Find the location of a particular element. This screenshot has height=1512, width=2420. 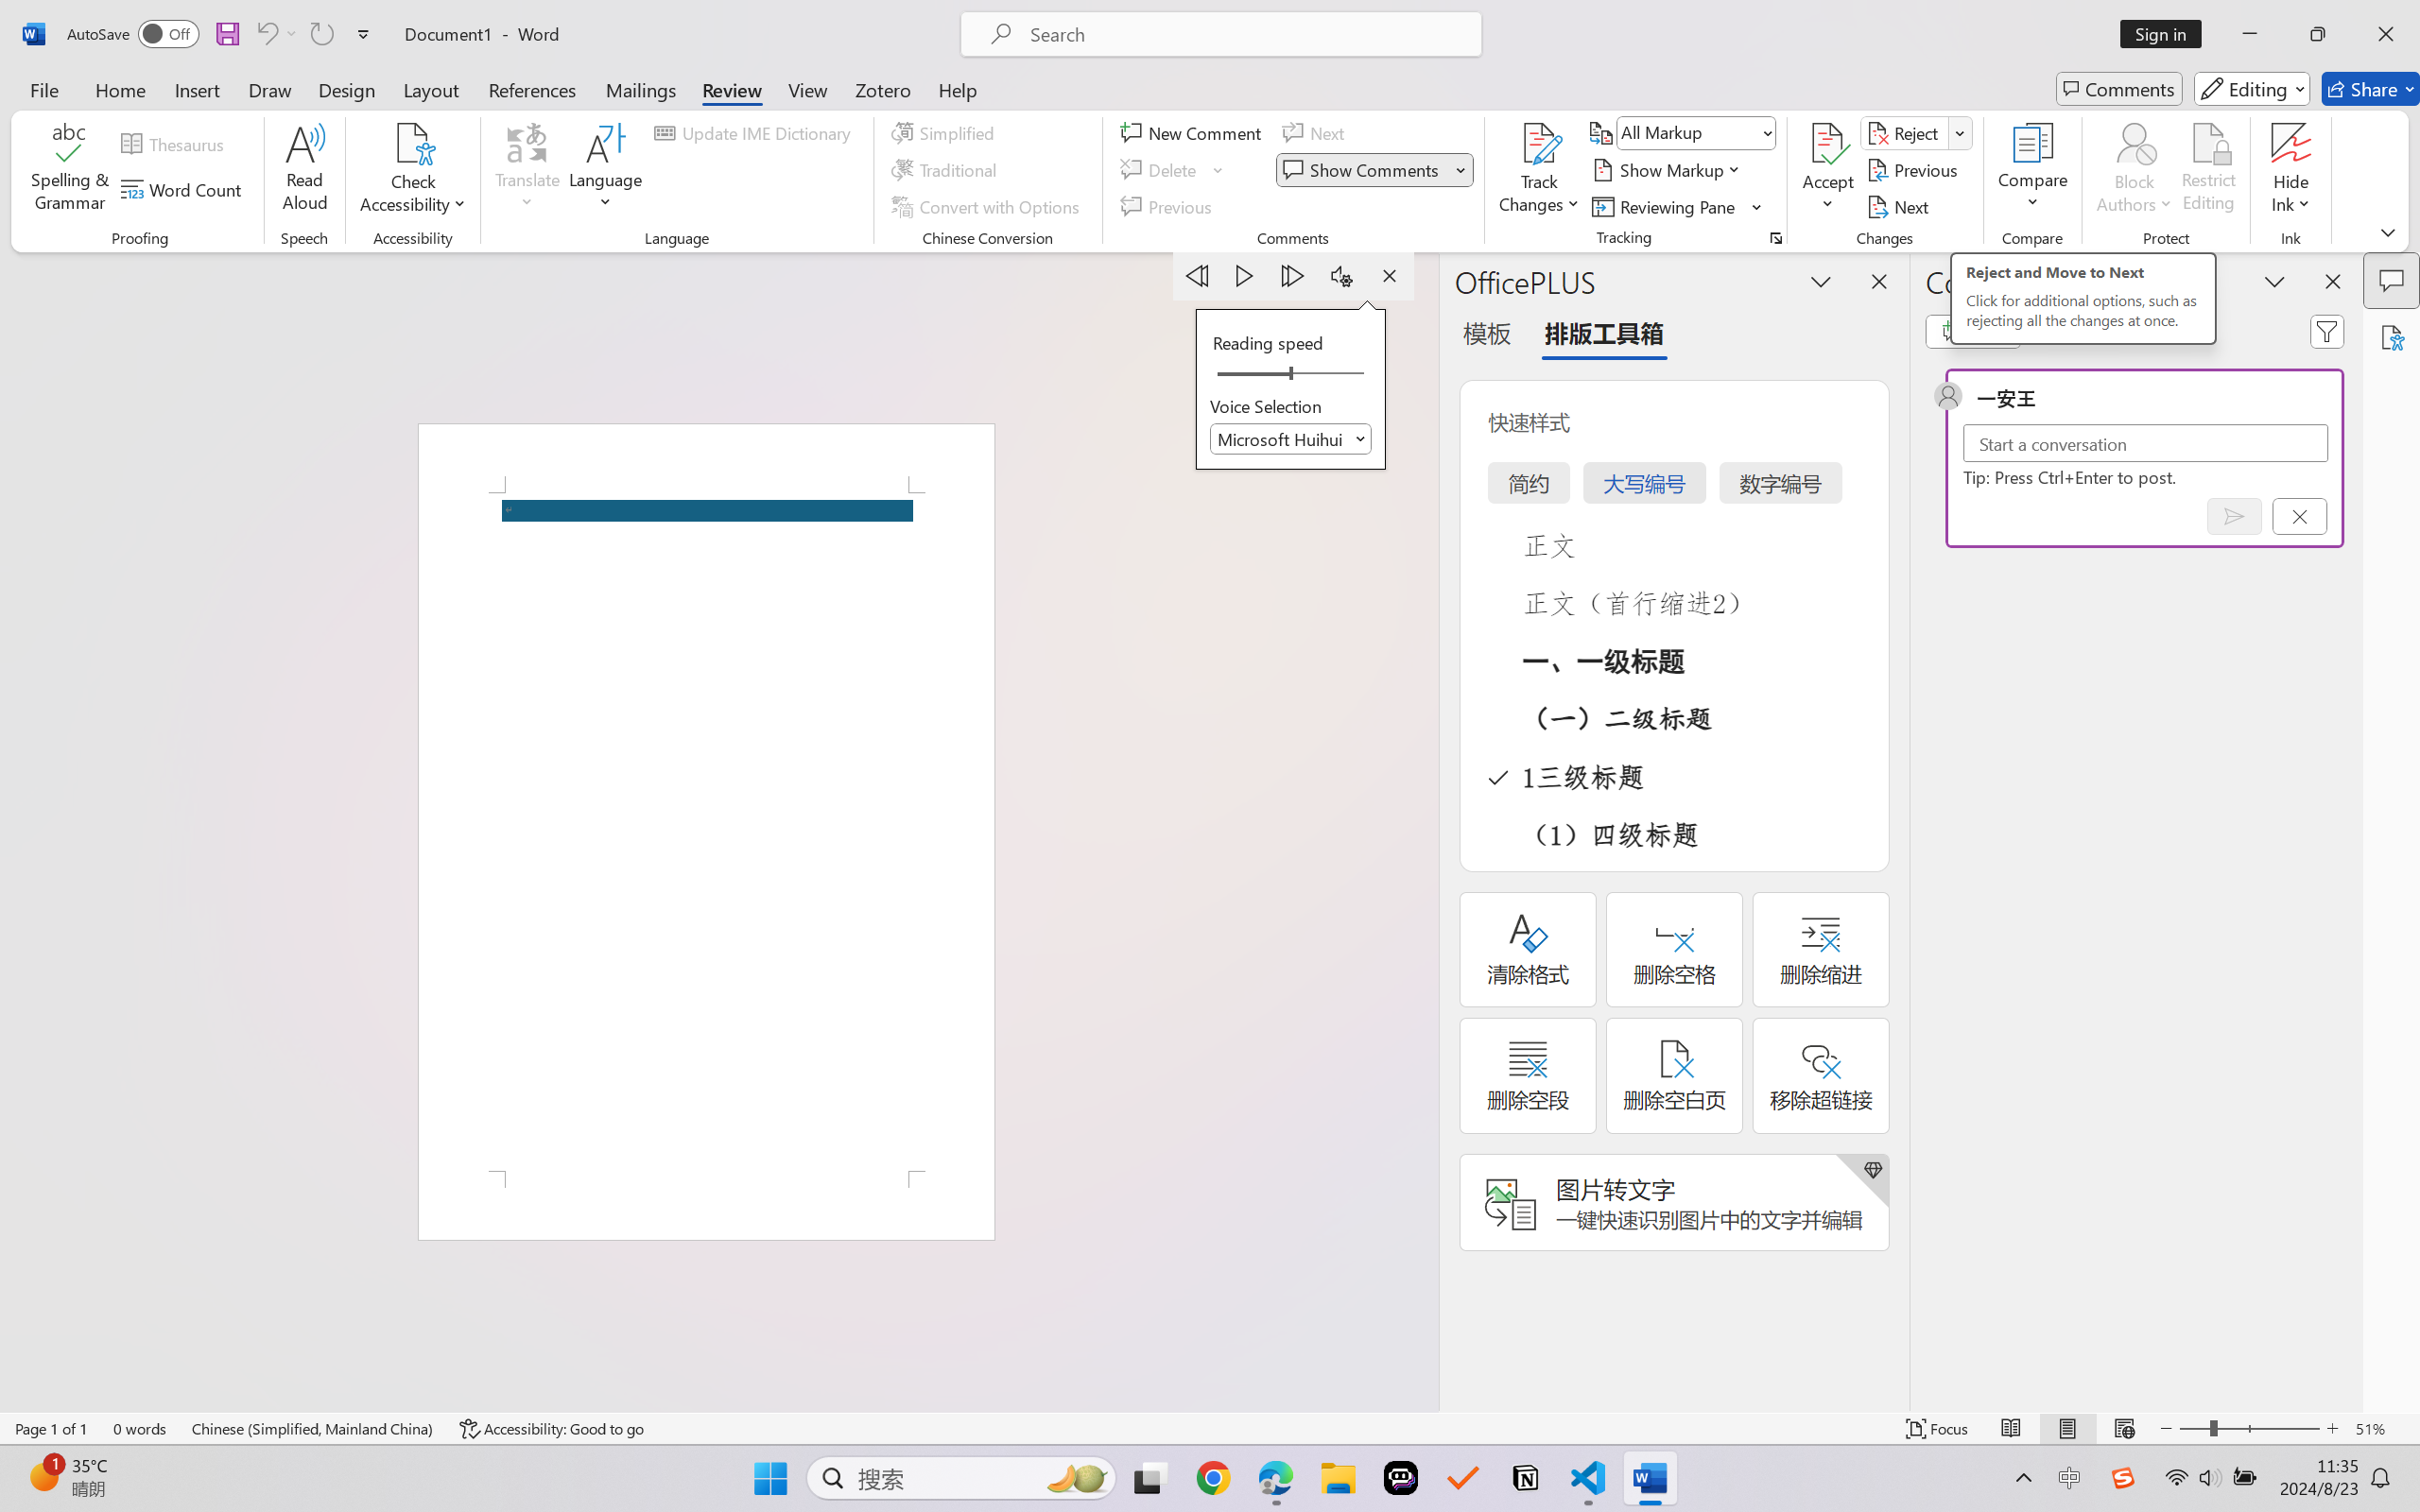

'Previous Paragraph' is located at coordinates (1197, 275).